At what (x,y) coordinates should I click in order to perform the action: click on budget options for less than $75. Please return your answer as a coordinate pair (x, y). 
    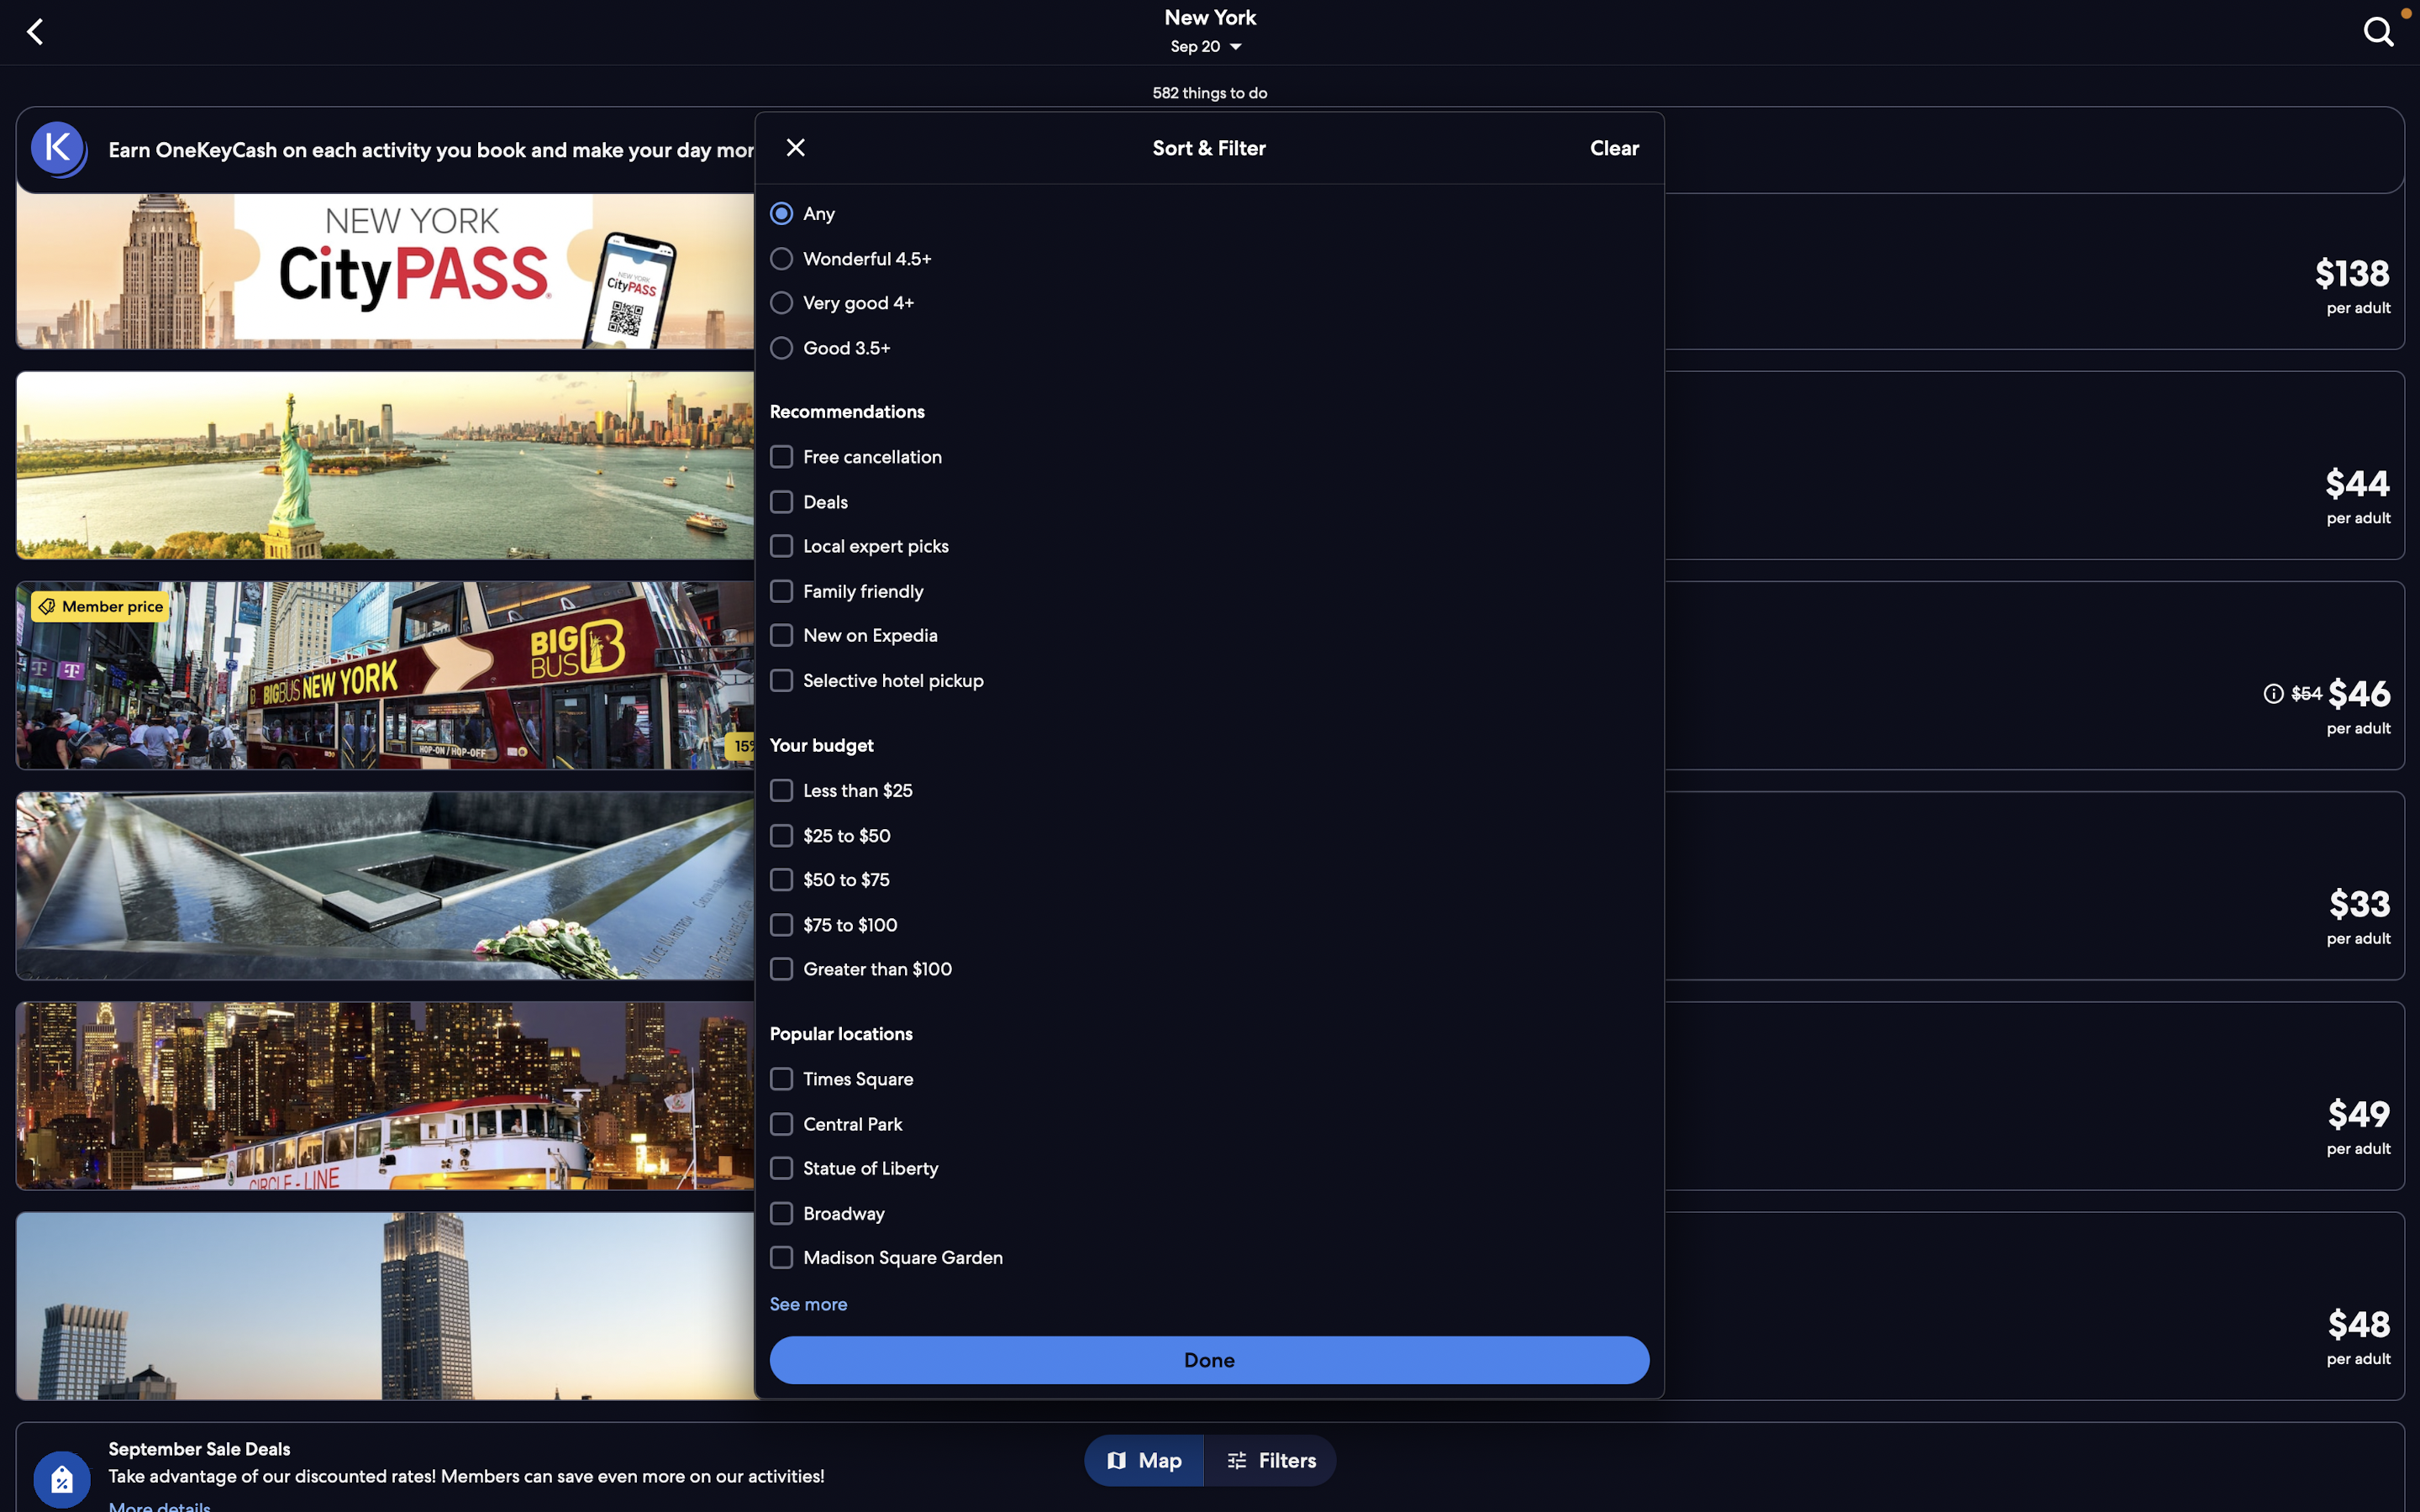
    Looking at the image, I should click on (1210, 788).